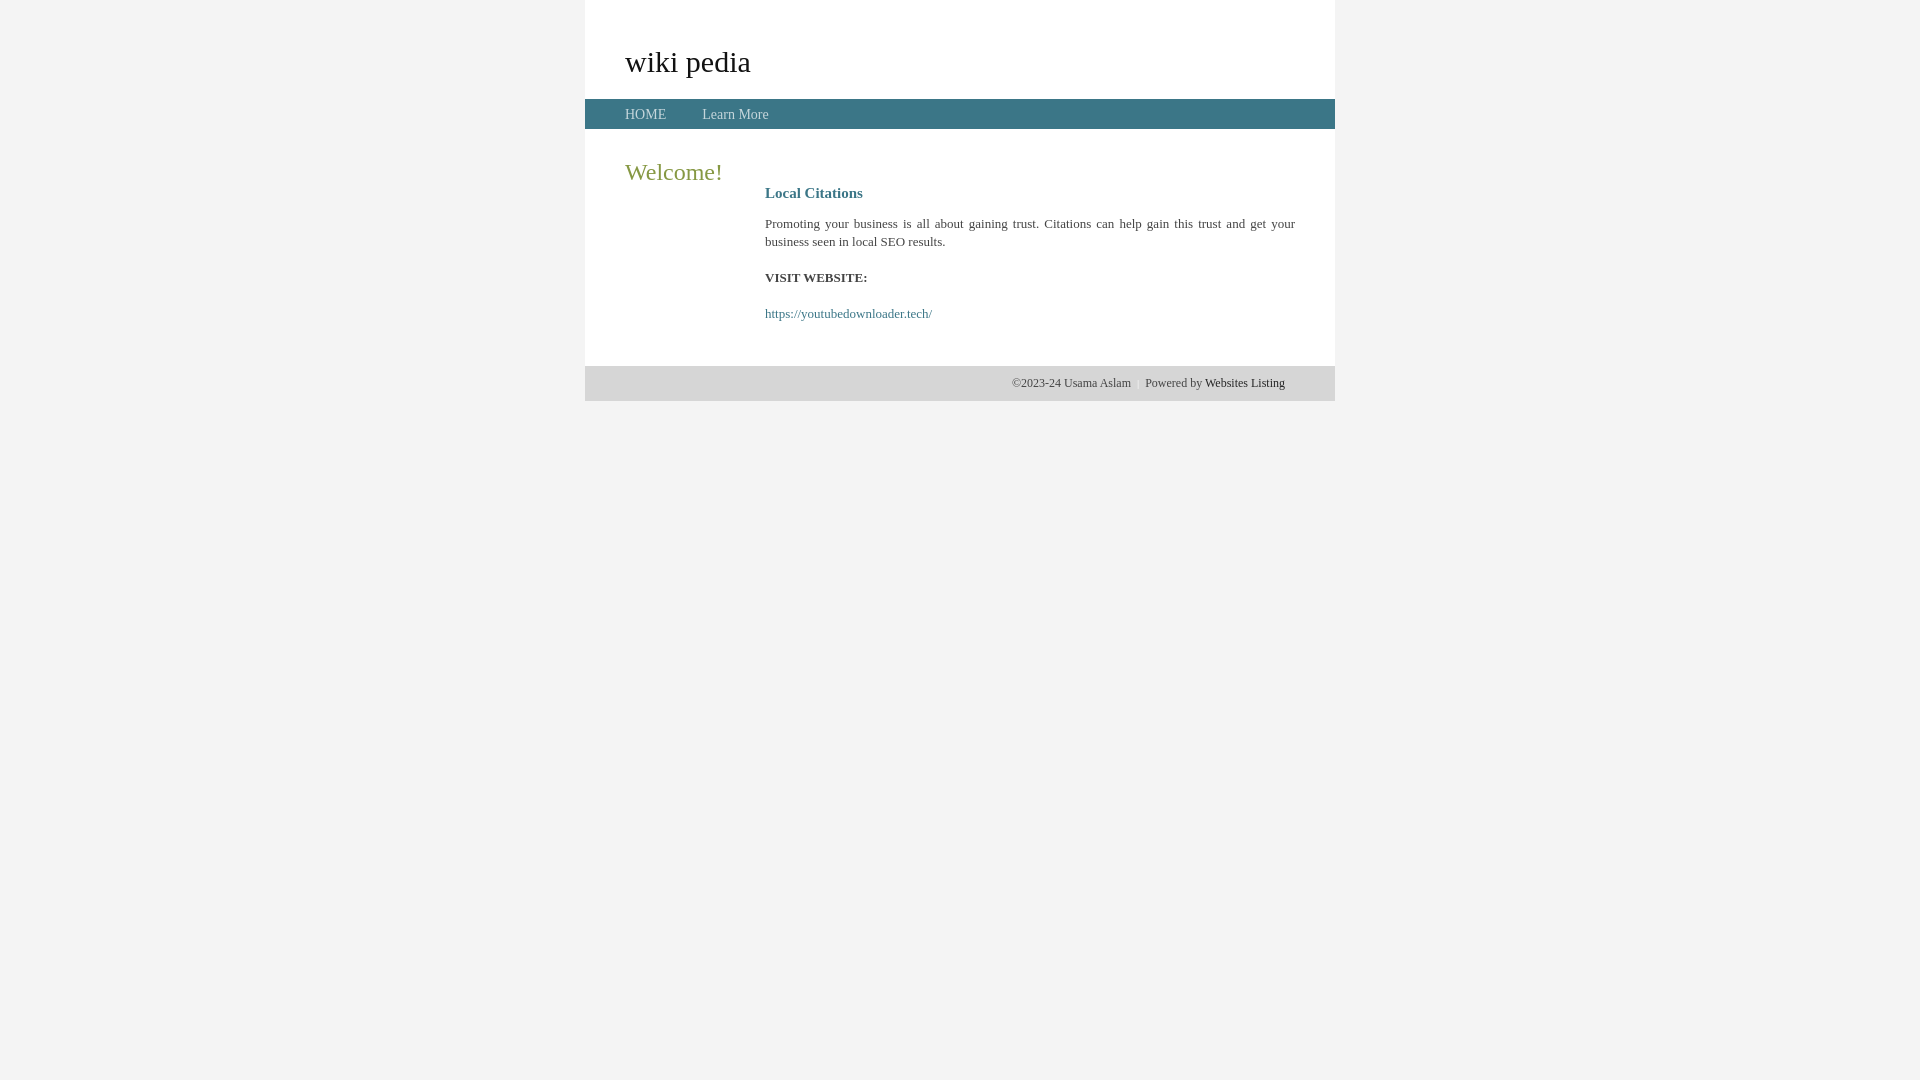  I want to click on 'wiki pedia', so click(623, 60).